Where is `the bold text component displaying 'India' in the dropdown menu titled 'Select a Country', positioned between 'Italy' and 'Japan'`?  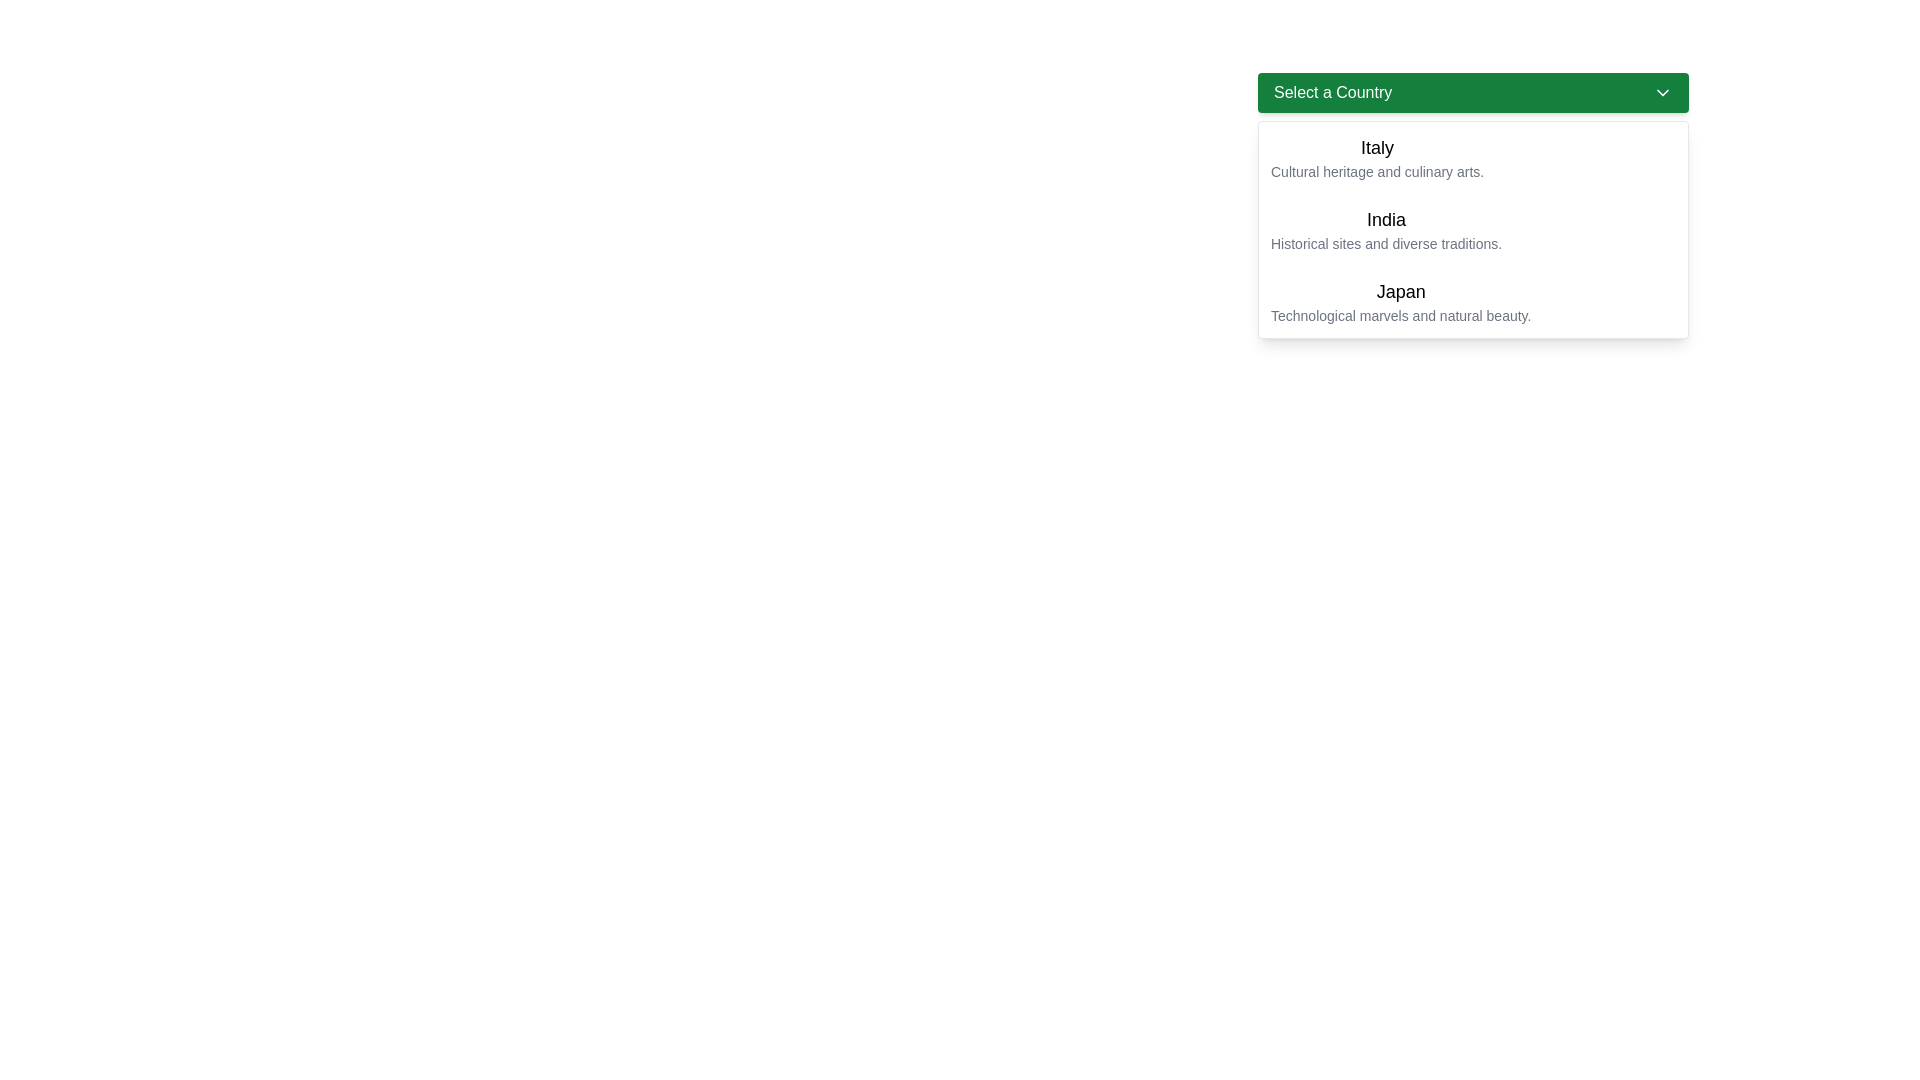
the bold text component displaying 'India' in the dropdown menu titled 'Select a Country', positioned between 'Italy' and 'Japan' is located at coordinates (1385, 219).